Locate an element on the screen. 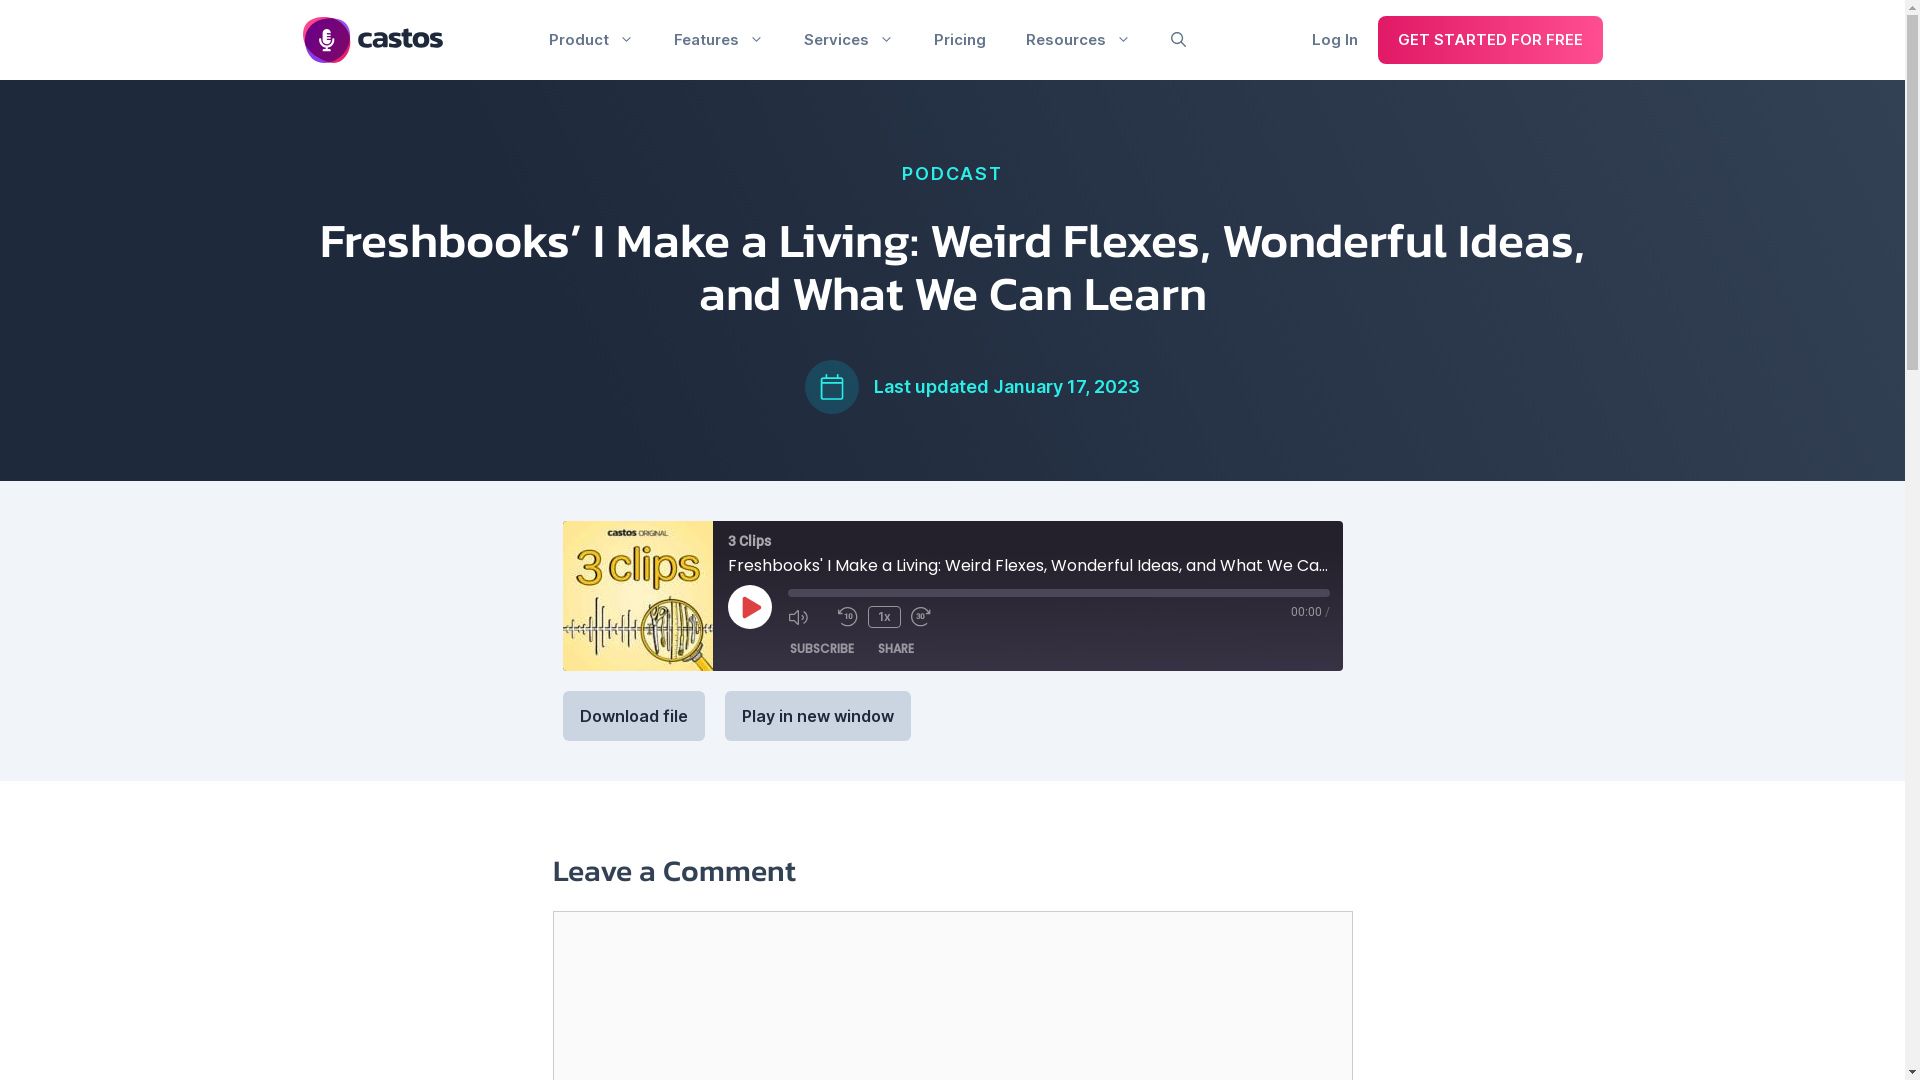 The image size is (1920, 1080). 'Play in new window' is located at coordinates (816, 715).